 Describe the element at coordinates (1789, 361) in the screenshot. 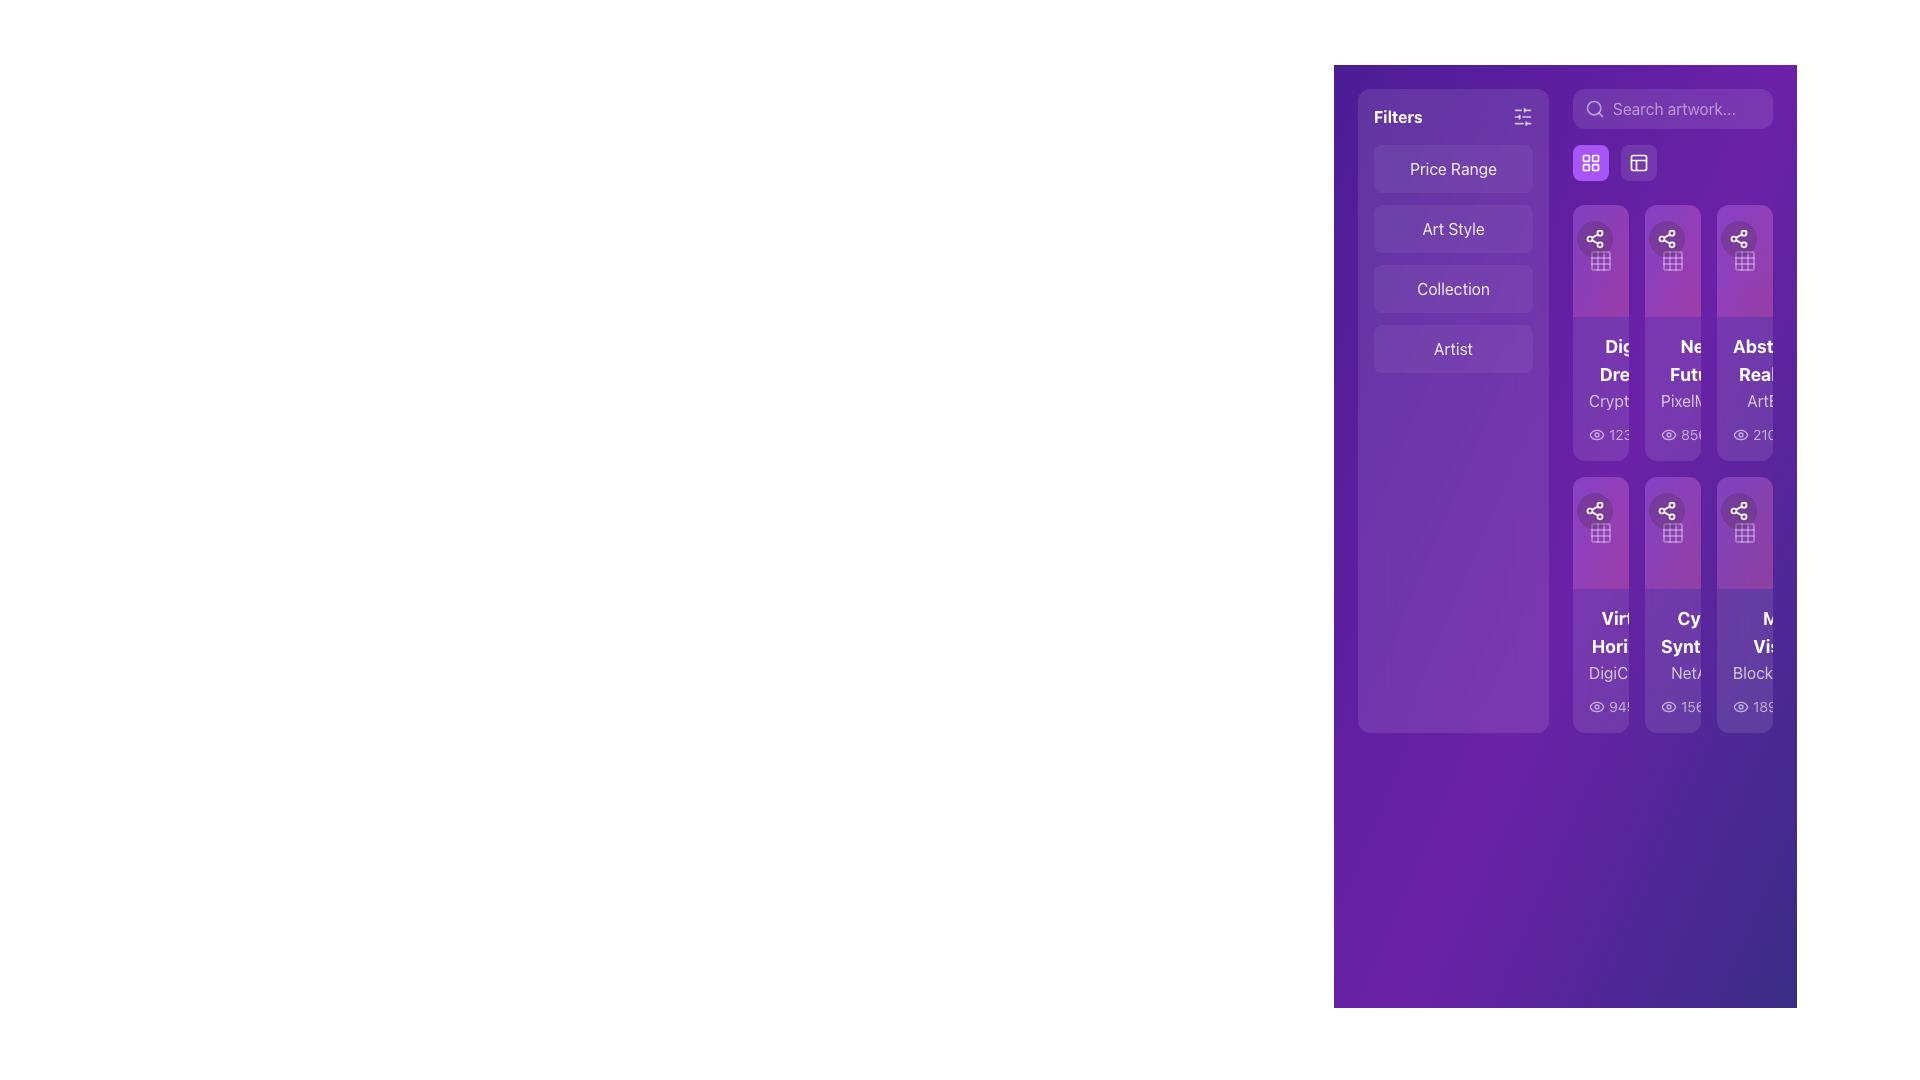

I see `the Text Label displaying '1.8 ETH' in bold purple font, located within a rounded rectangle background` at that location.